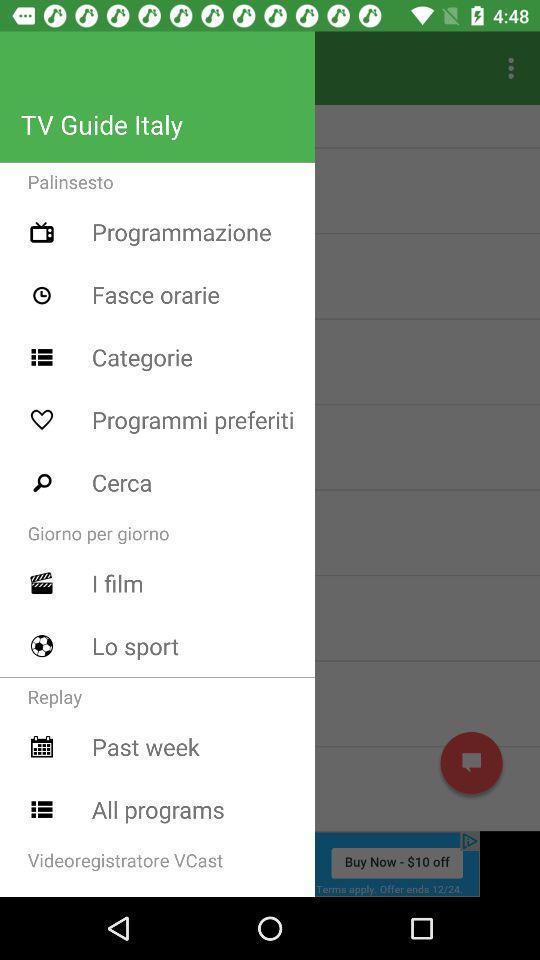 This screenshot has width=540, height=960. I want to click on search icon, so click(42, 481).